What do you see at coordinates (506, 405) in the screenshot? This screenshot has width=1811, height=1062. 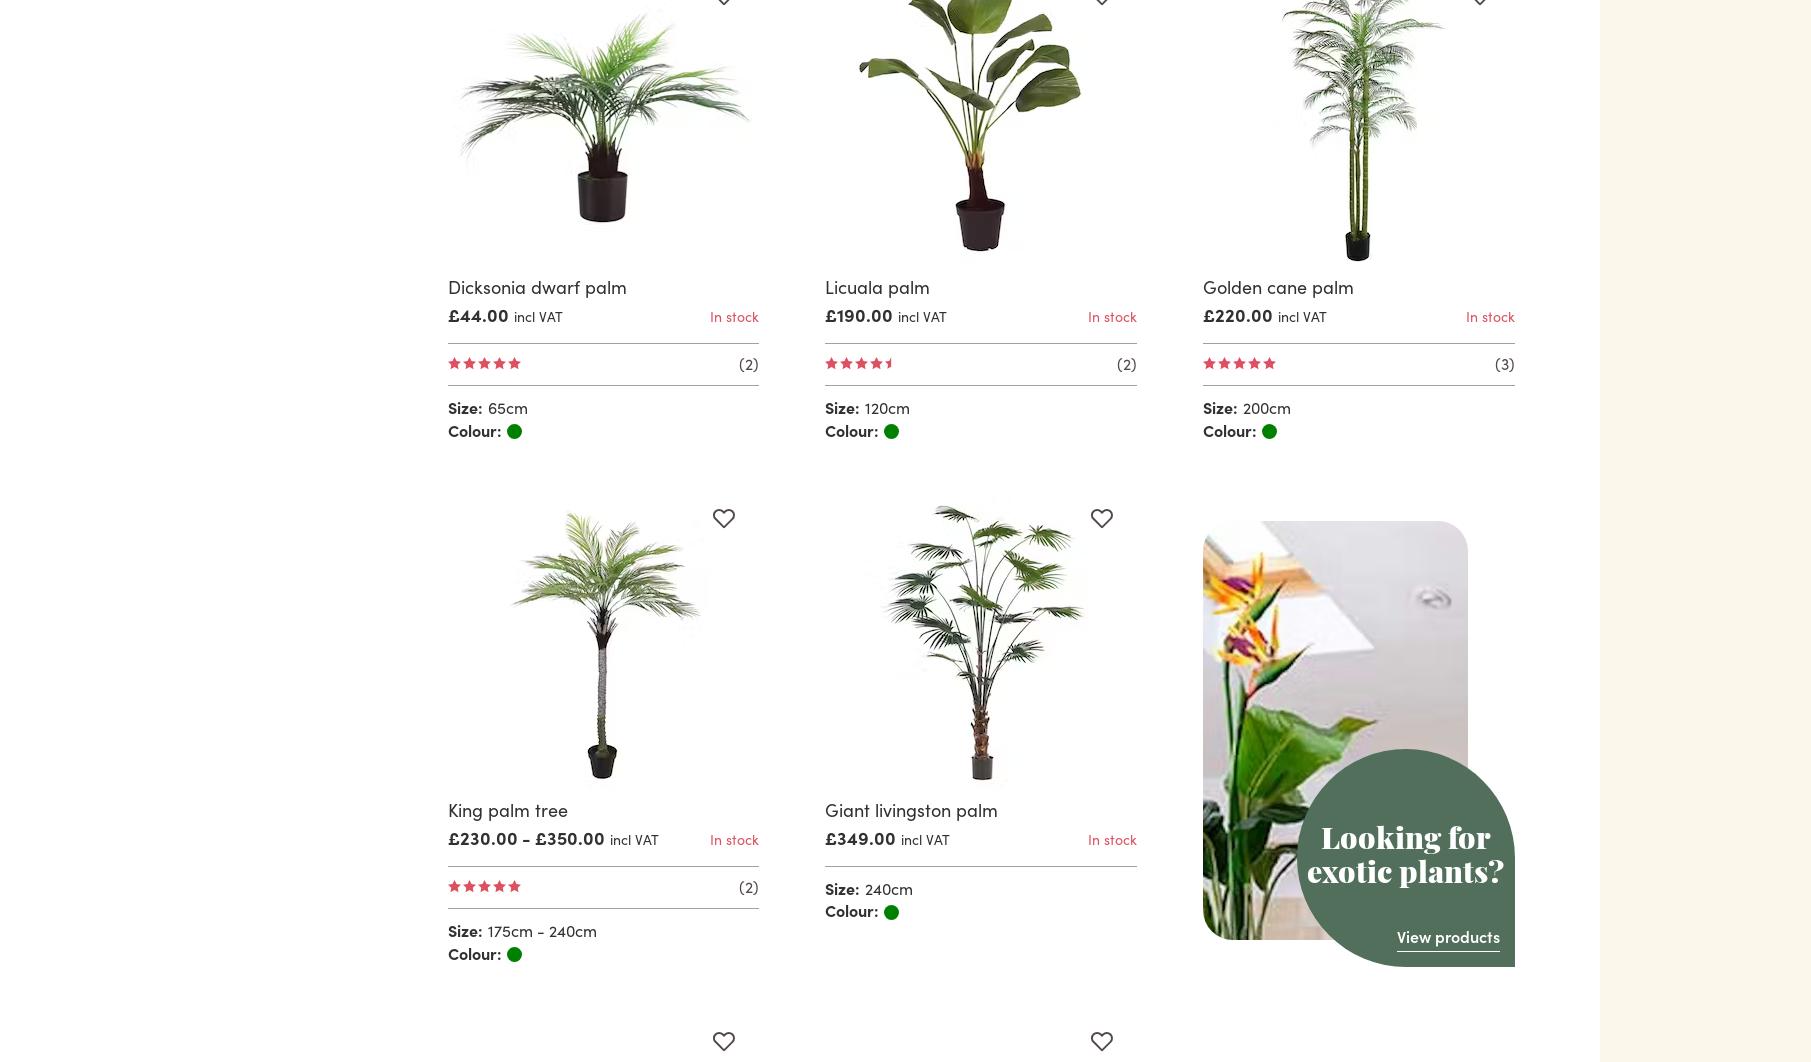 I see `'65cm'` at bounding box center [506, 405].